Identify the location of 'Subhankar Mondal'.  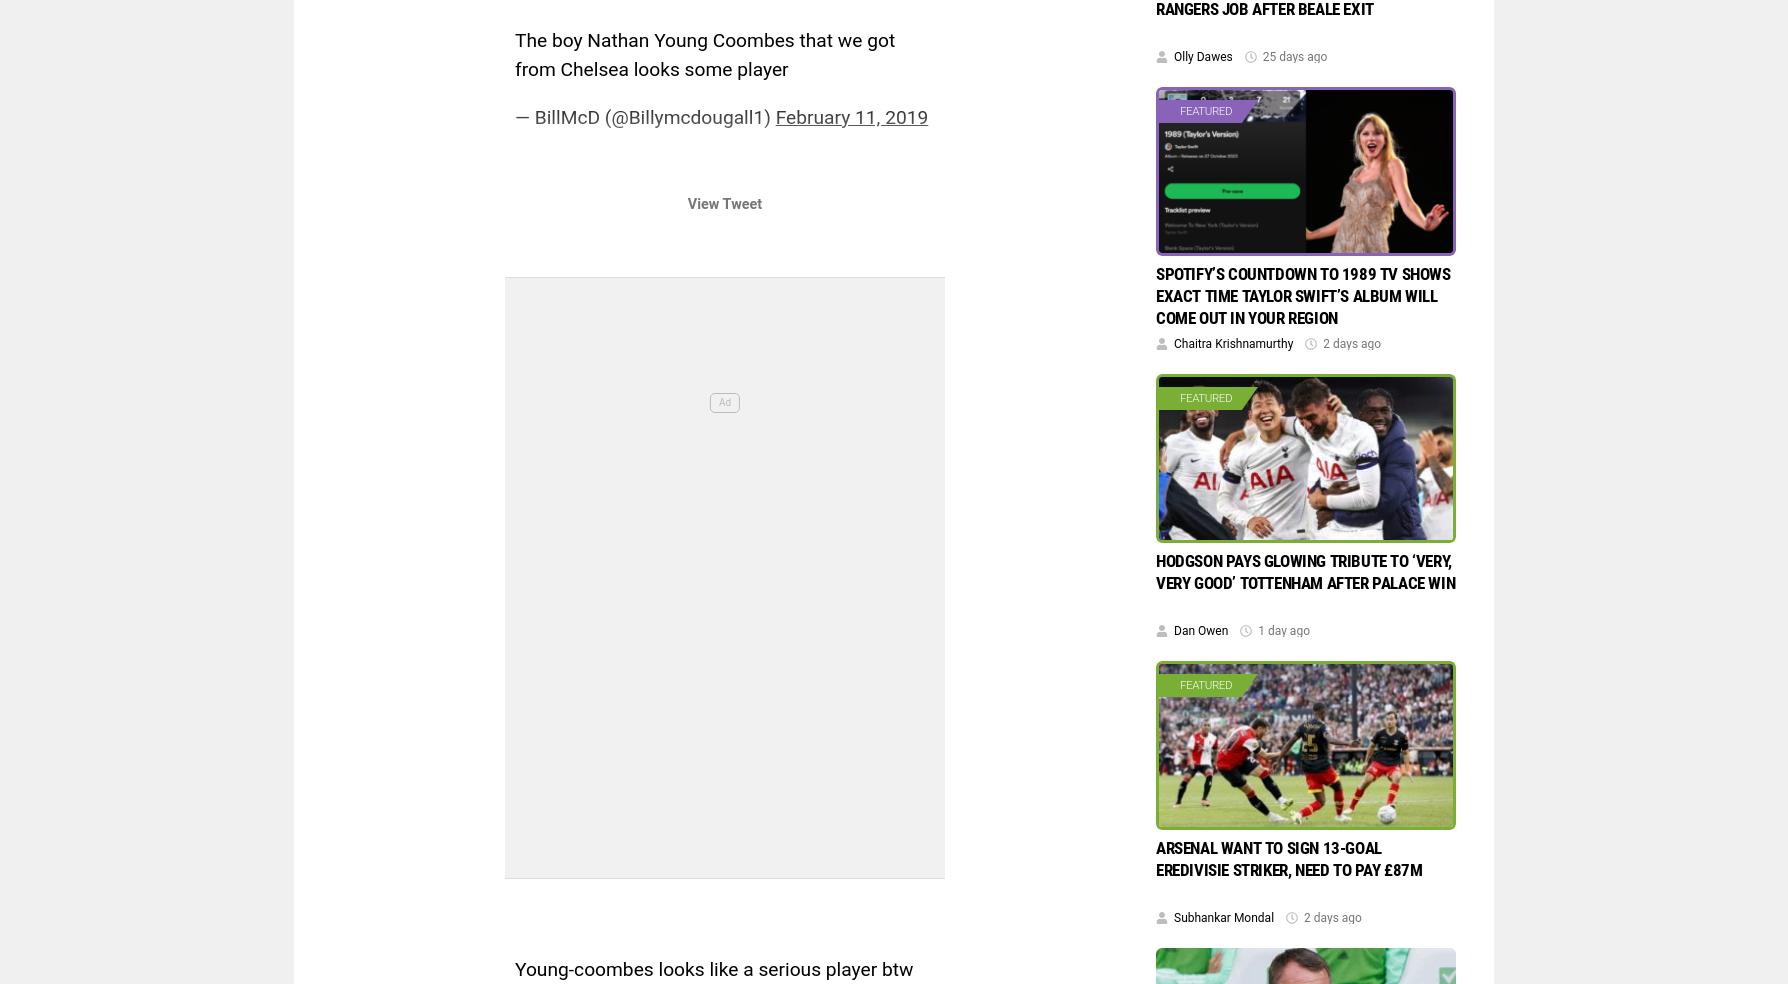
(1223, 917).